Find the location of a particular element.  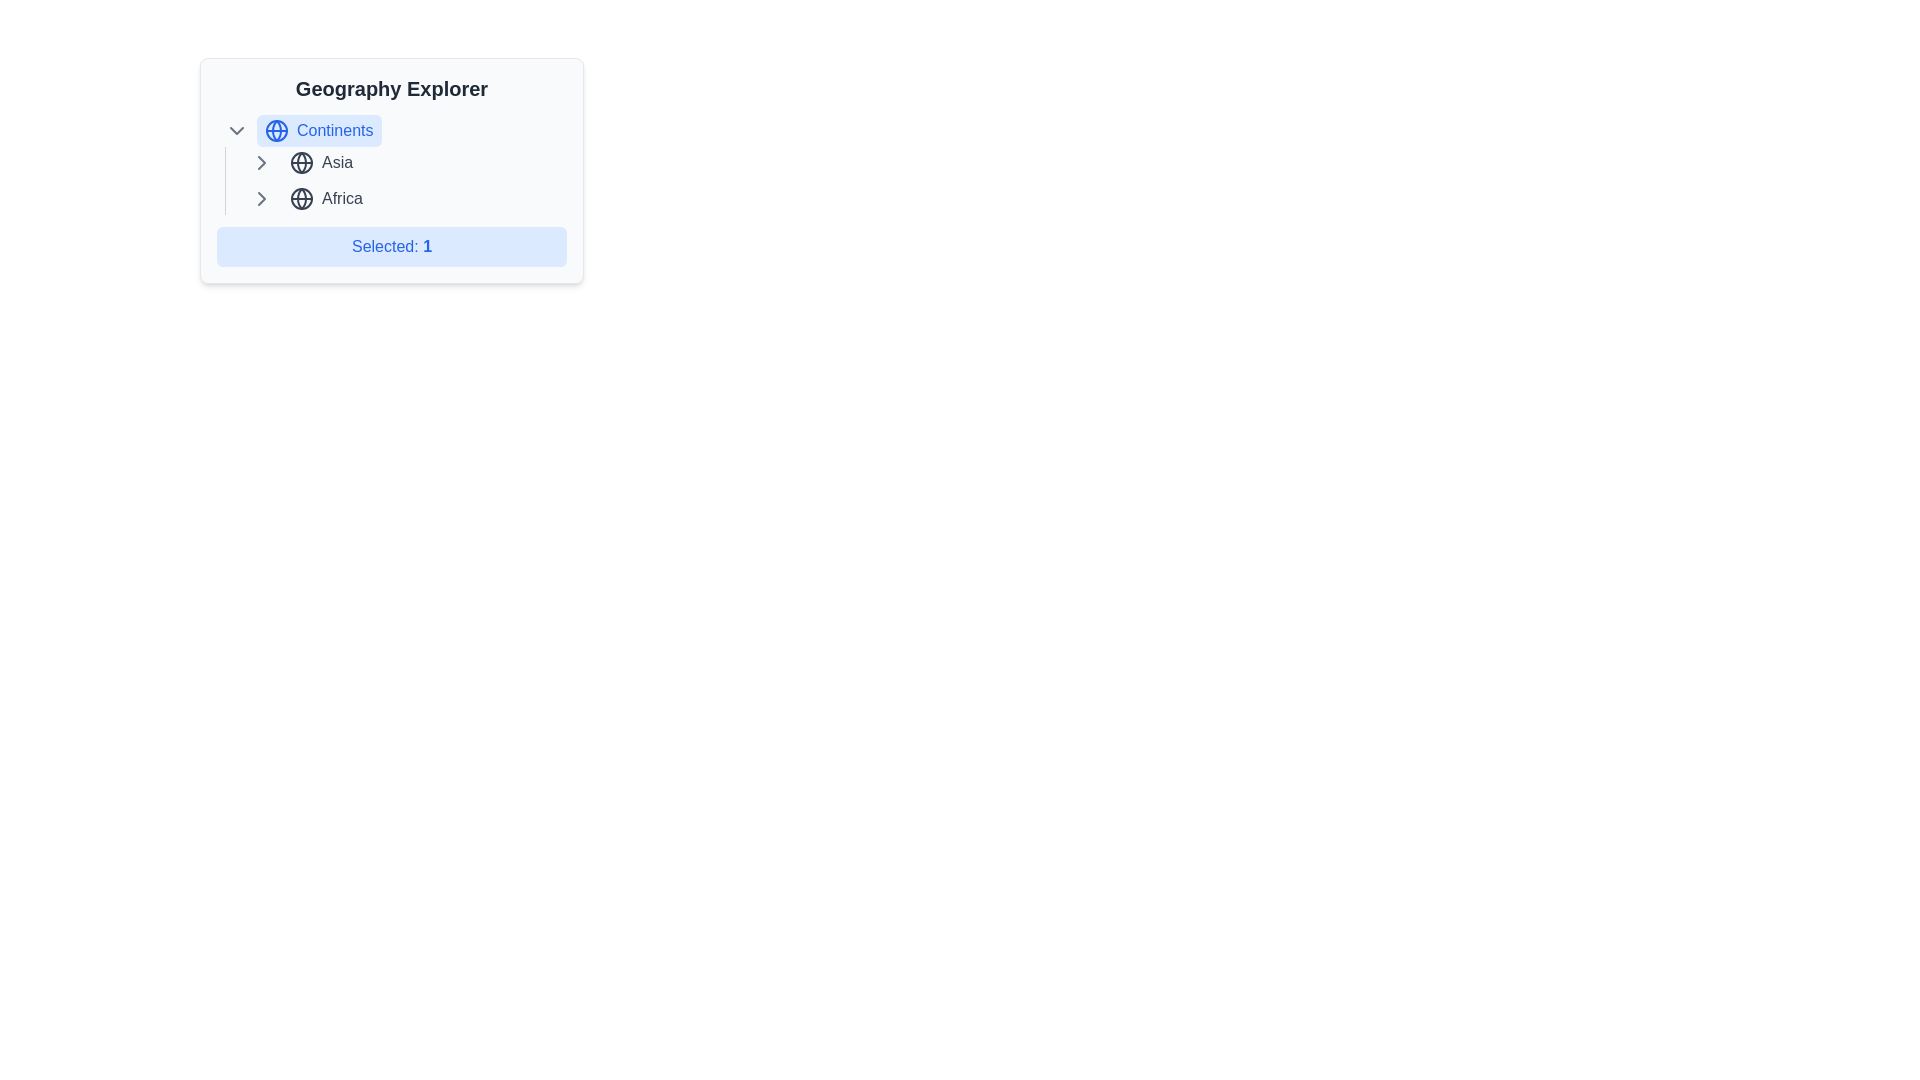

the interactive chevron icon located to the immediate left of the 'Africa' label text is located at coordinates (261, 199).